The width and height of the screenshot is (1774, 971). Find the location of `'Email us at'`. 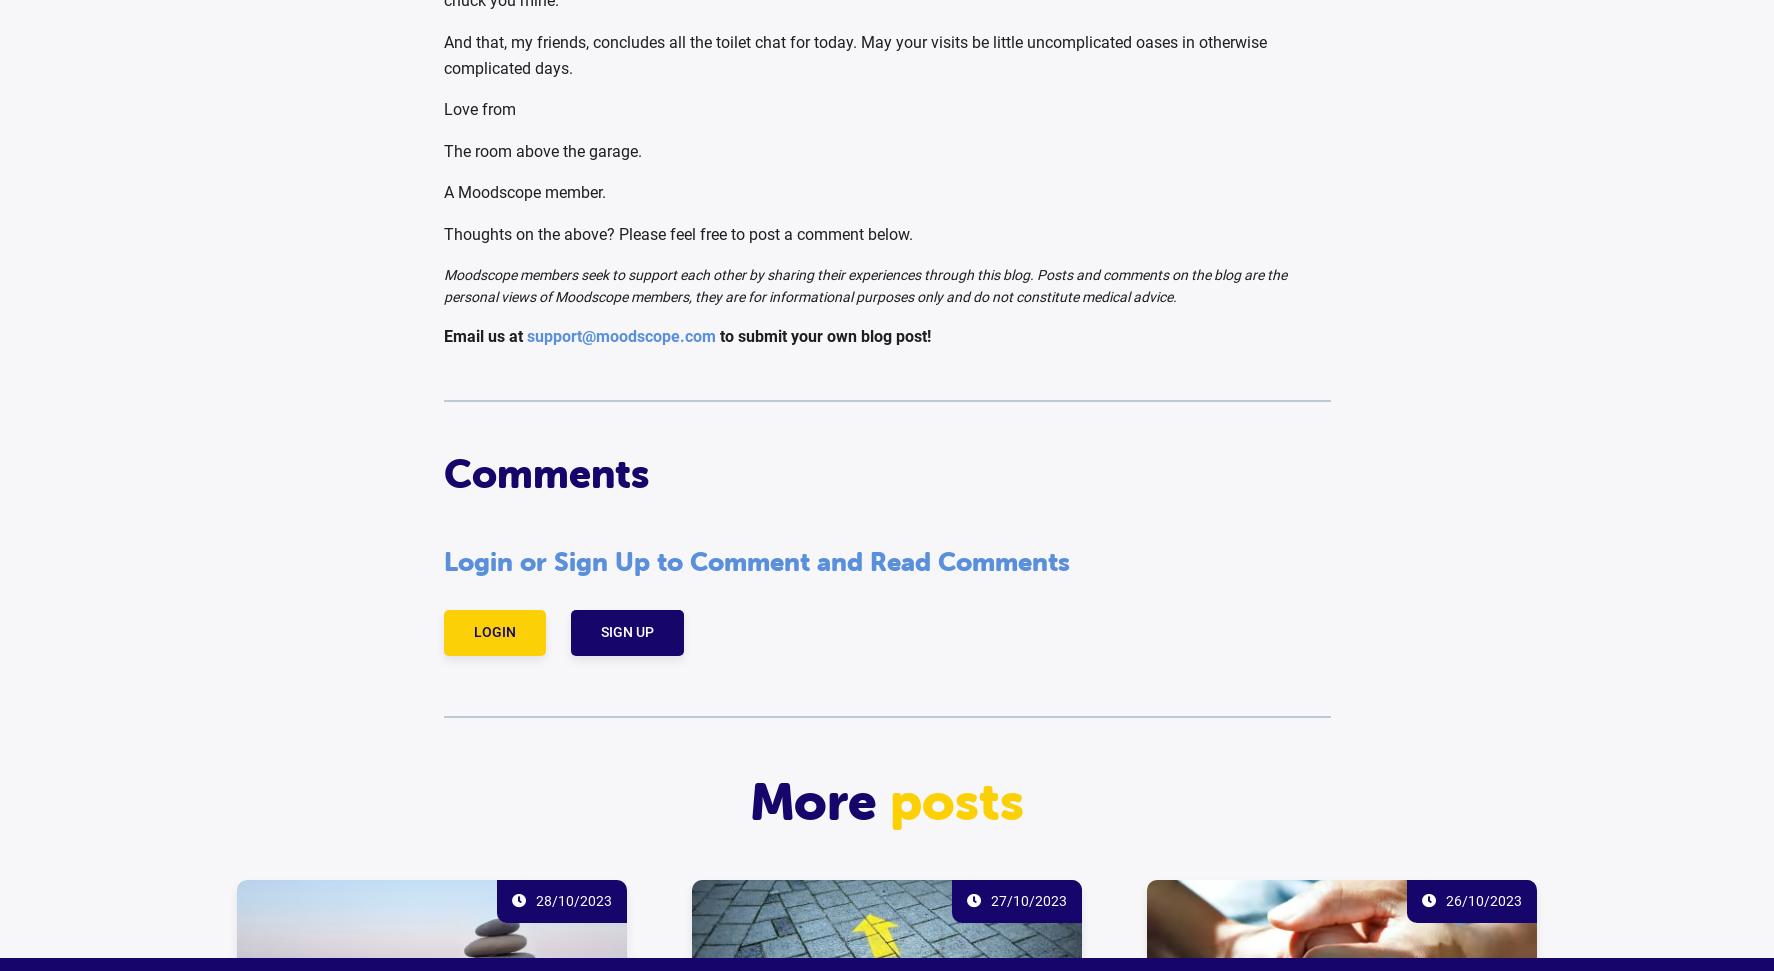

'Email us at' is located at coordinates (484, 336).